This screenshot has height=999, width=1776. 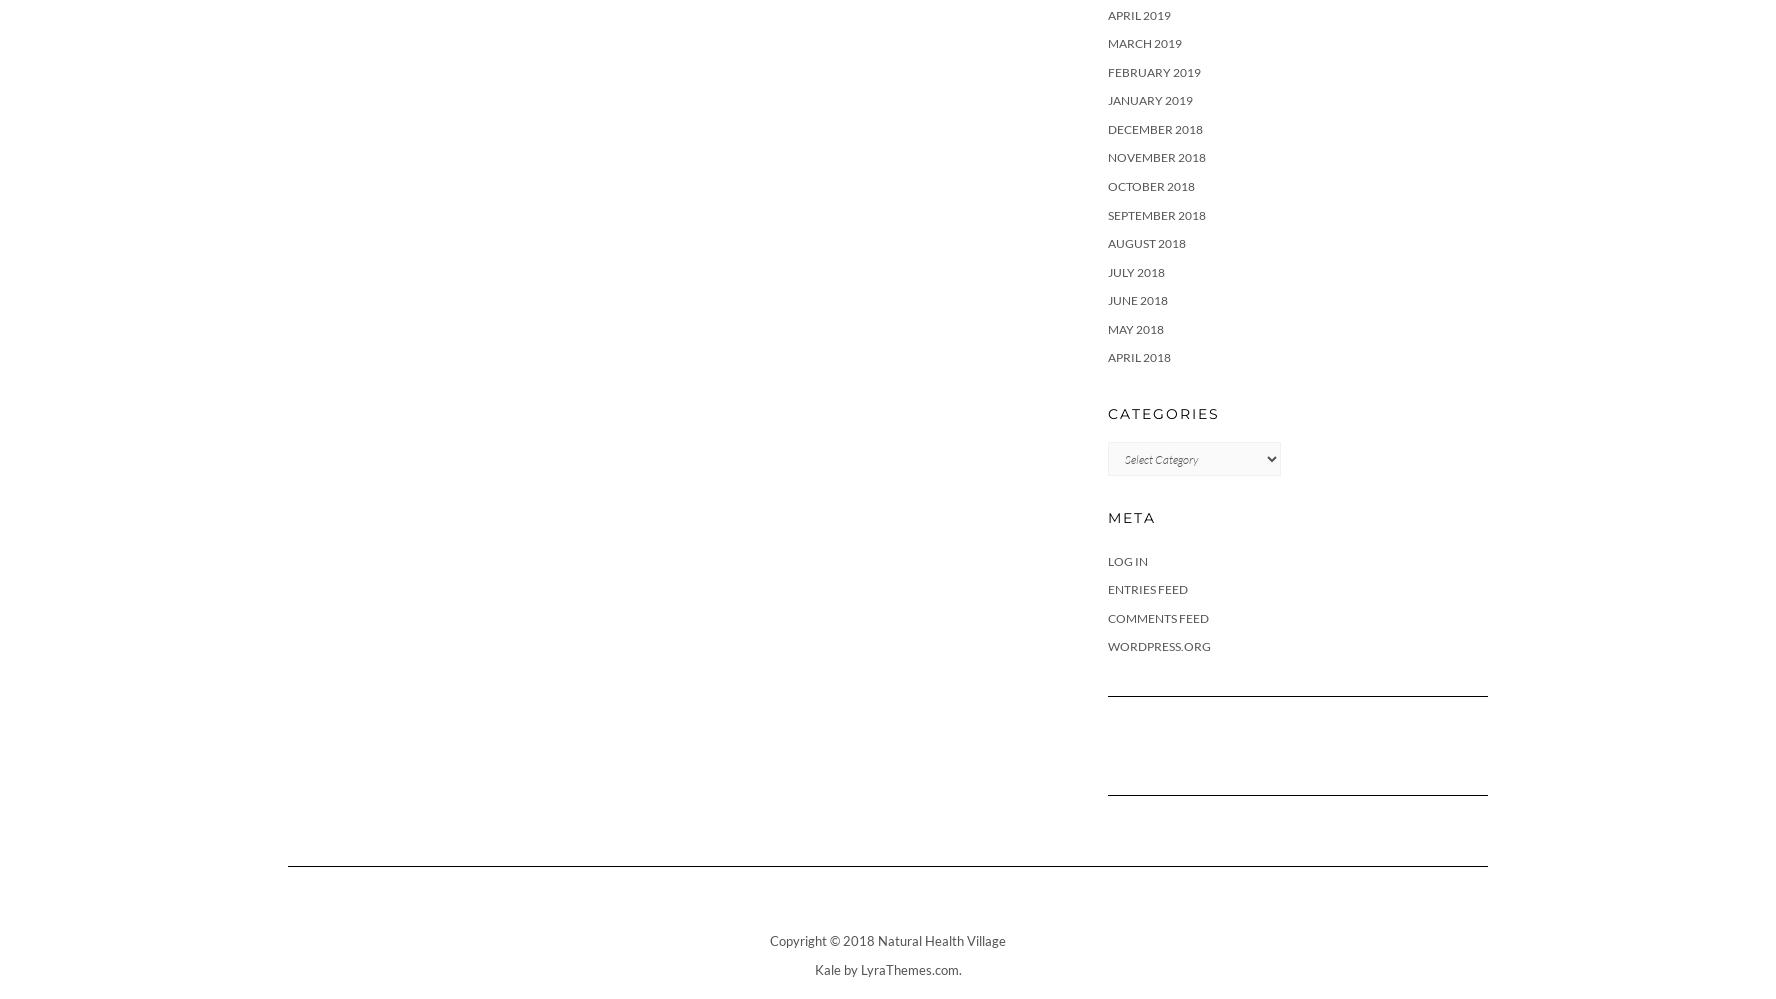 What do you see at coordinates (1132, 516) in the screenshot?
I see `'Meta'` at bounding box center [1132, 516].